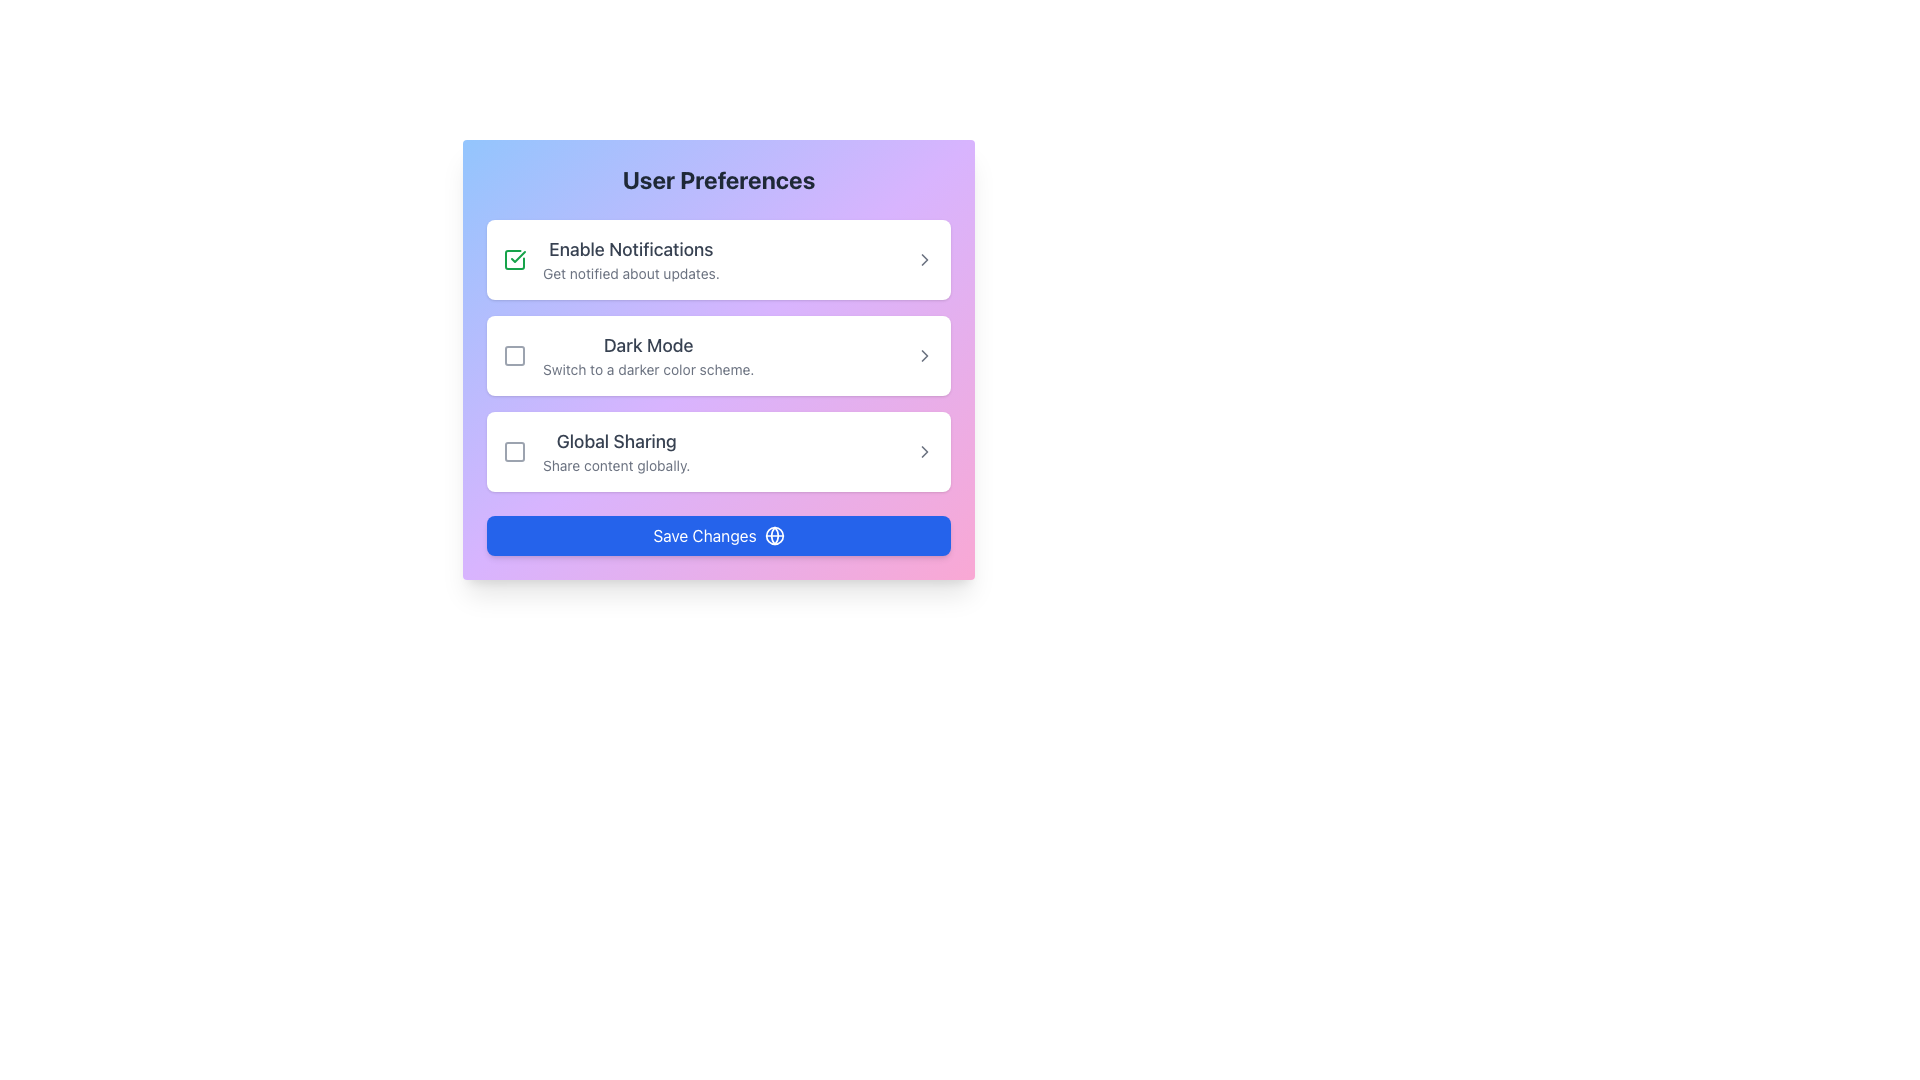 The image size is (1920, 1080). Describe the element at coordinates (595, 451) in the screenshot. I see `the 'Global Sharing' checkbox and descriptive text element in the User Preferences list` at that location.